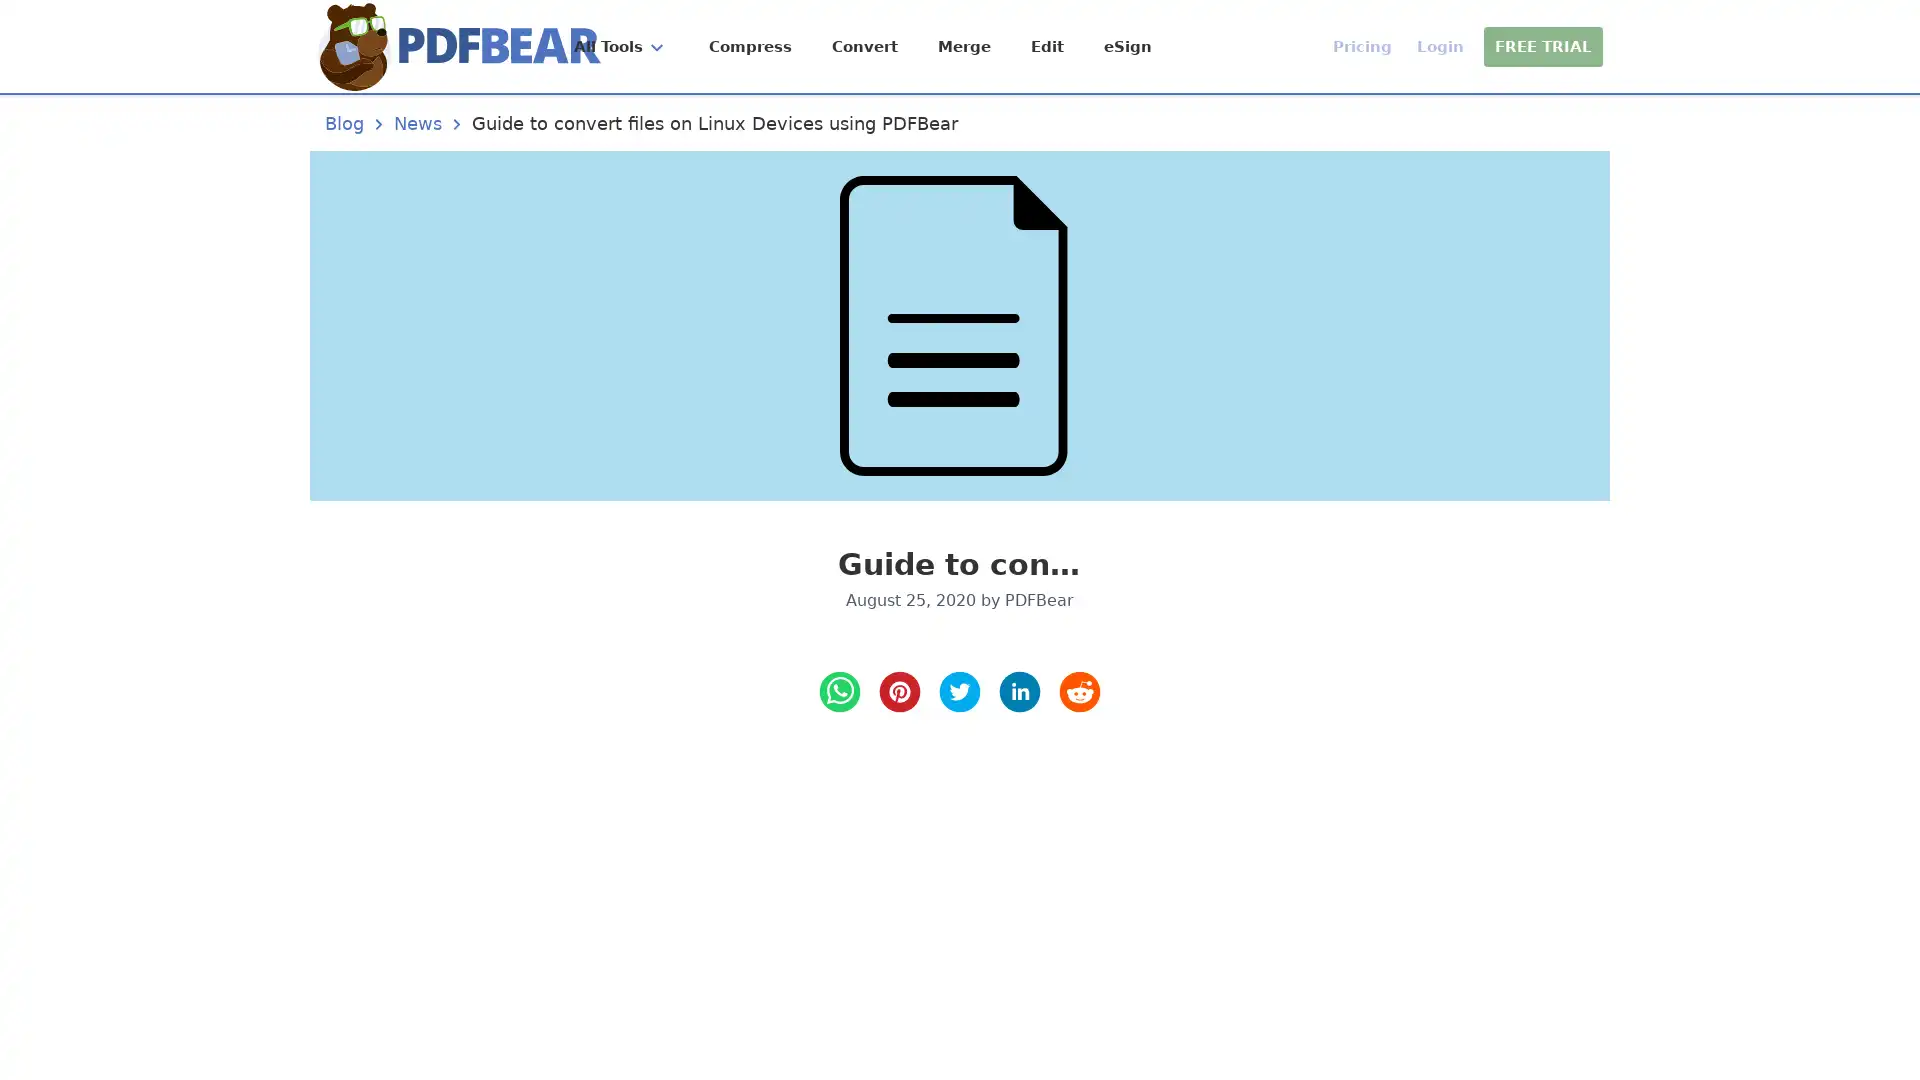 Image resolution: width=1920 pixels, height=1080 pixels. What do you see at coordinates (960, 325) in the screenshot?
I see `Guide to convert files on Linux Devices using PDFBear` at bounding box center [960, 325].